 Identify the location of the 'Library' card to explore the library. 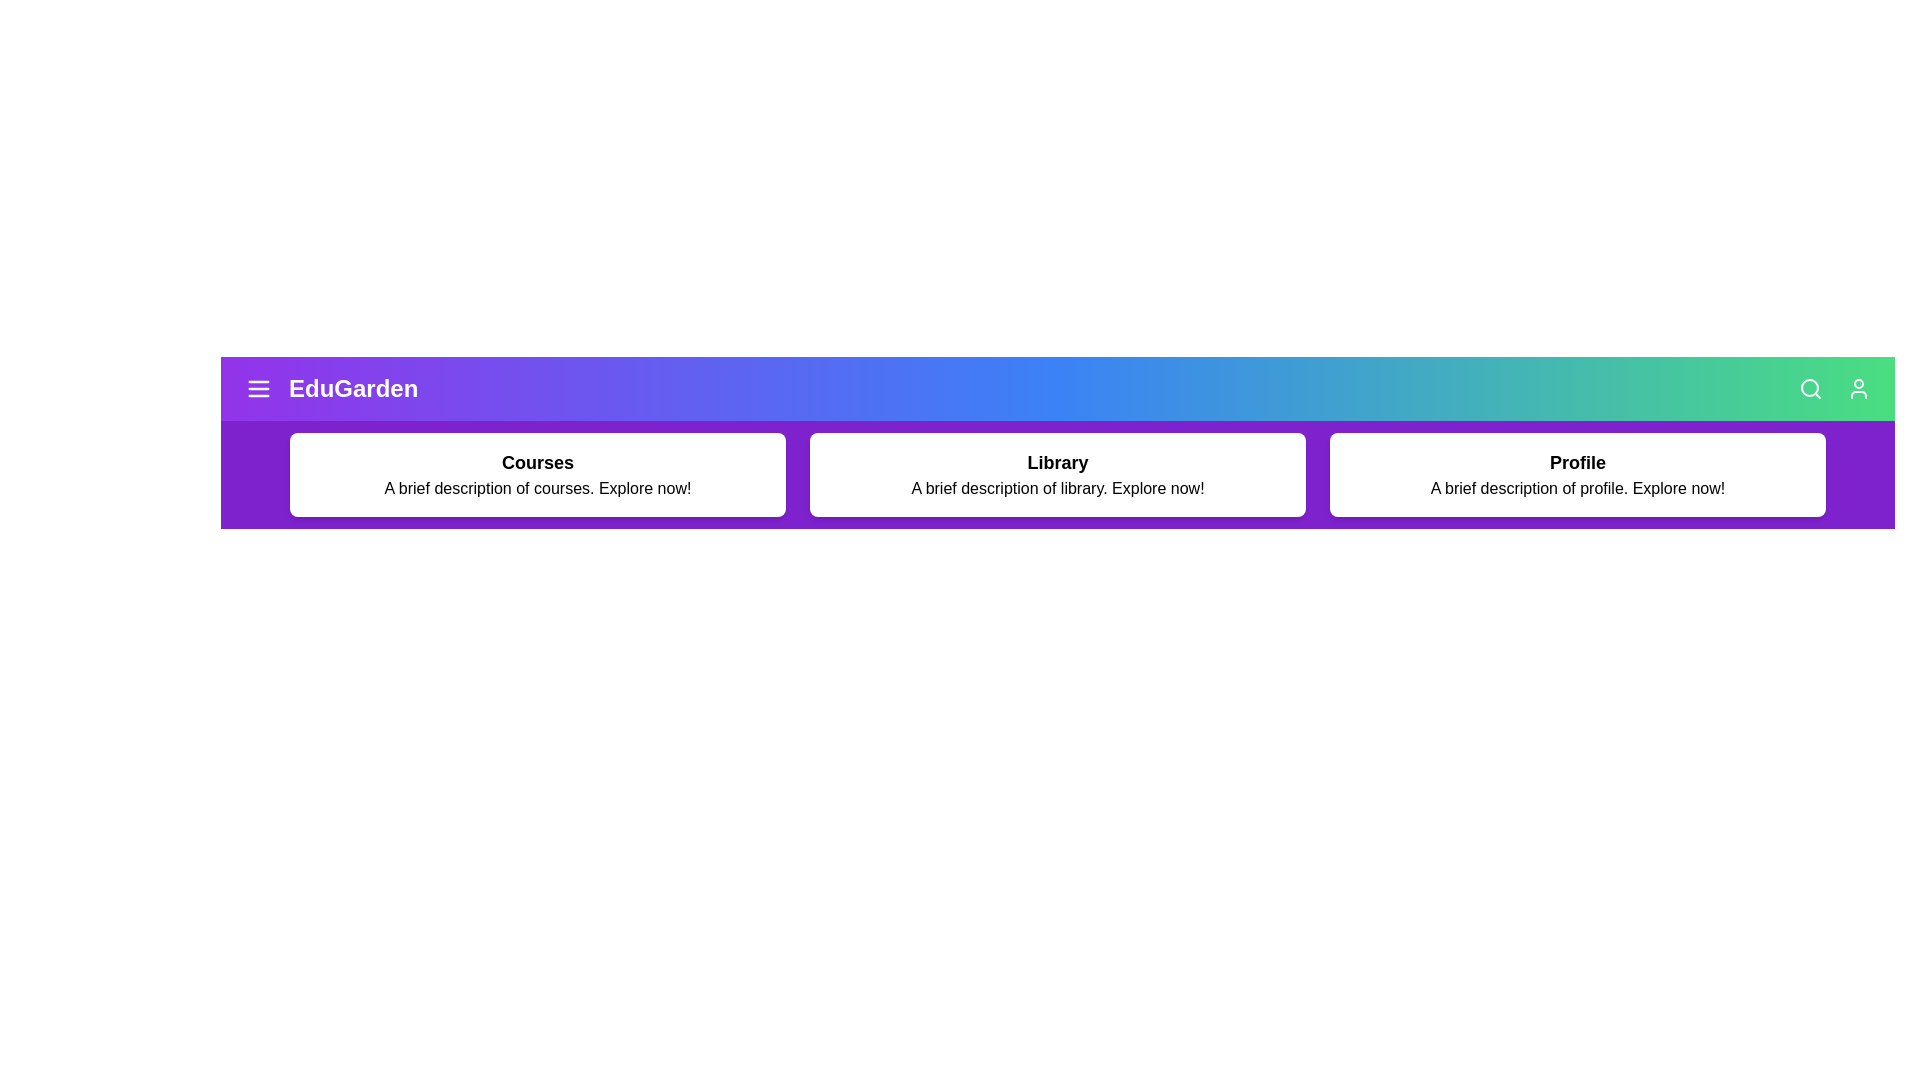
(1056, 474).